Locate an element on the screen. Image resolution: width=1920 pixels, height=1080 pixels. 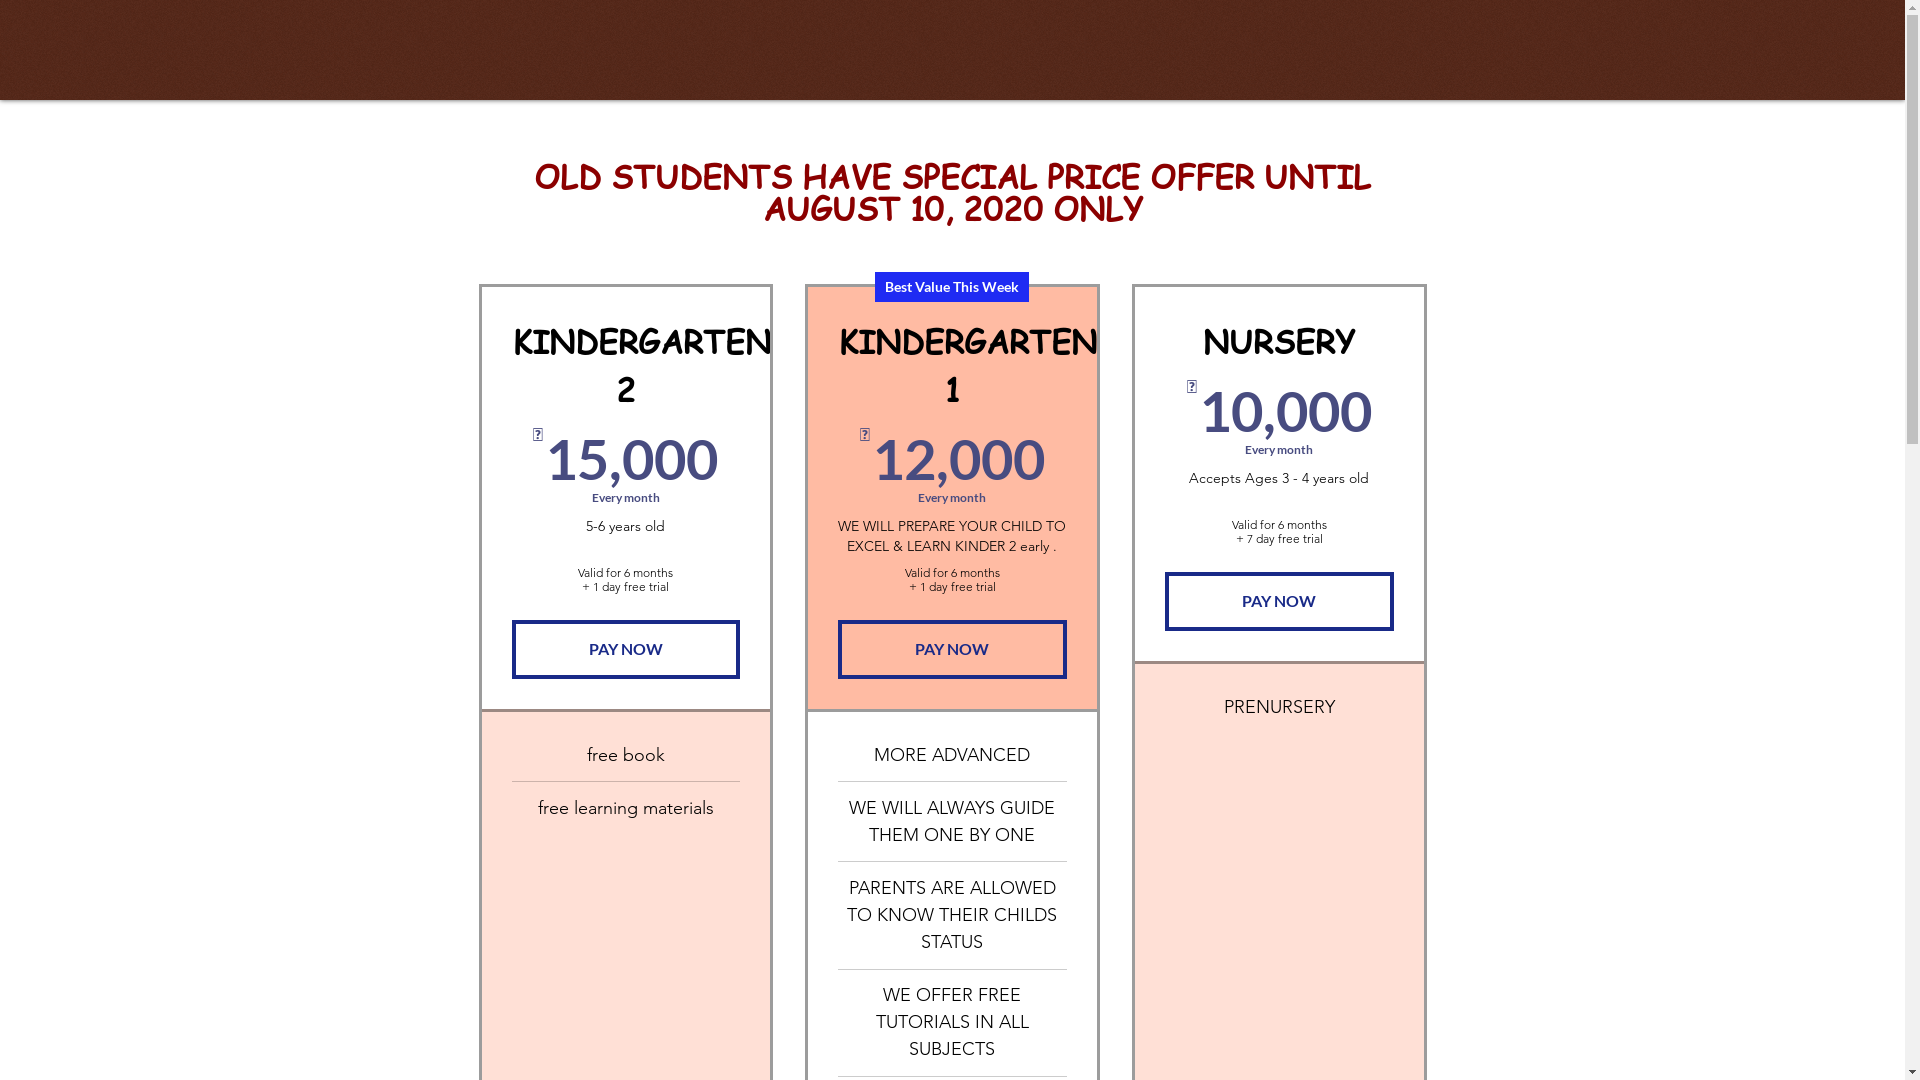
'PAY NOW' is located at coordinates (625, 648).